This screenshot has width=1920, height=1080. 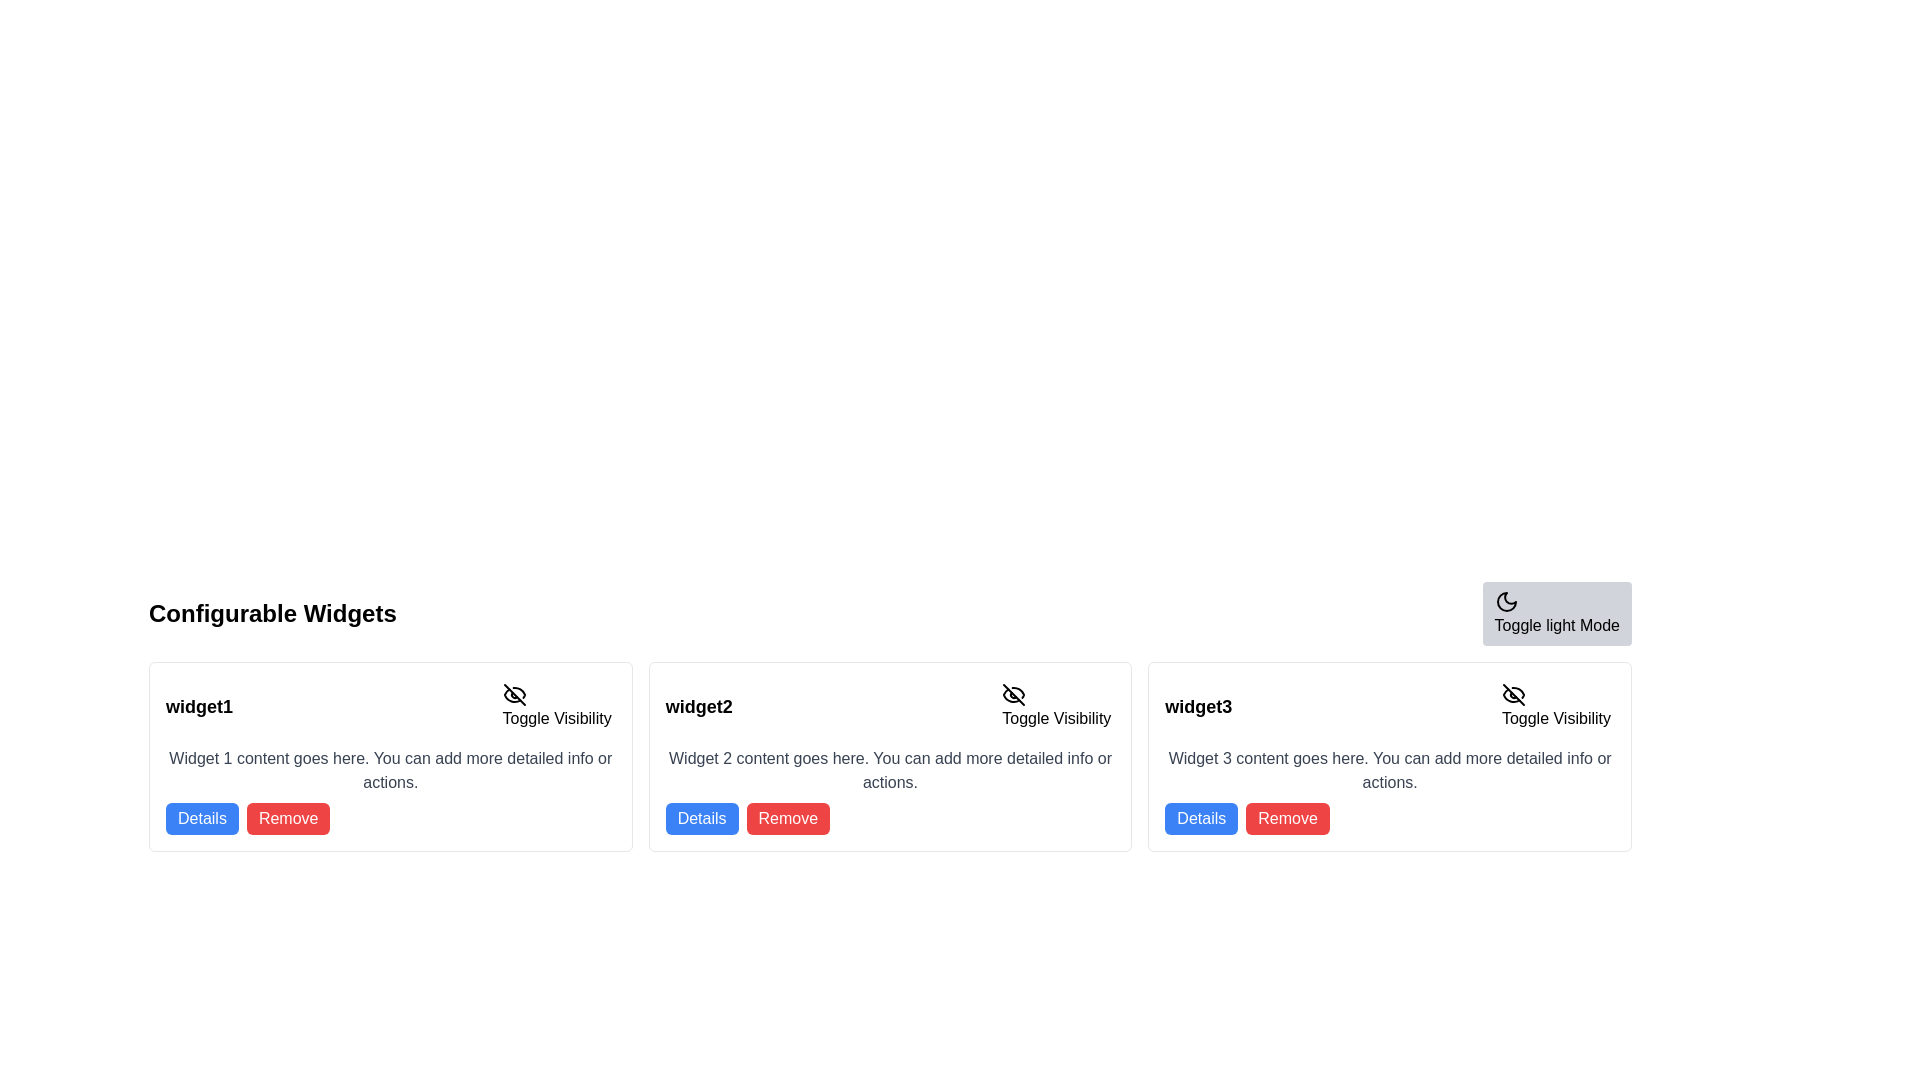 I want to click on the text block containing 'Widget 2 content goes here.' located within the 'widget2' widget, so click(x=889, y=789).